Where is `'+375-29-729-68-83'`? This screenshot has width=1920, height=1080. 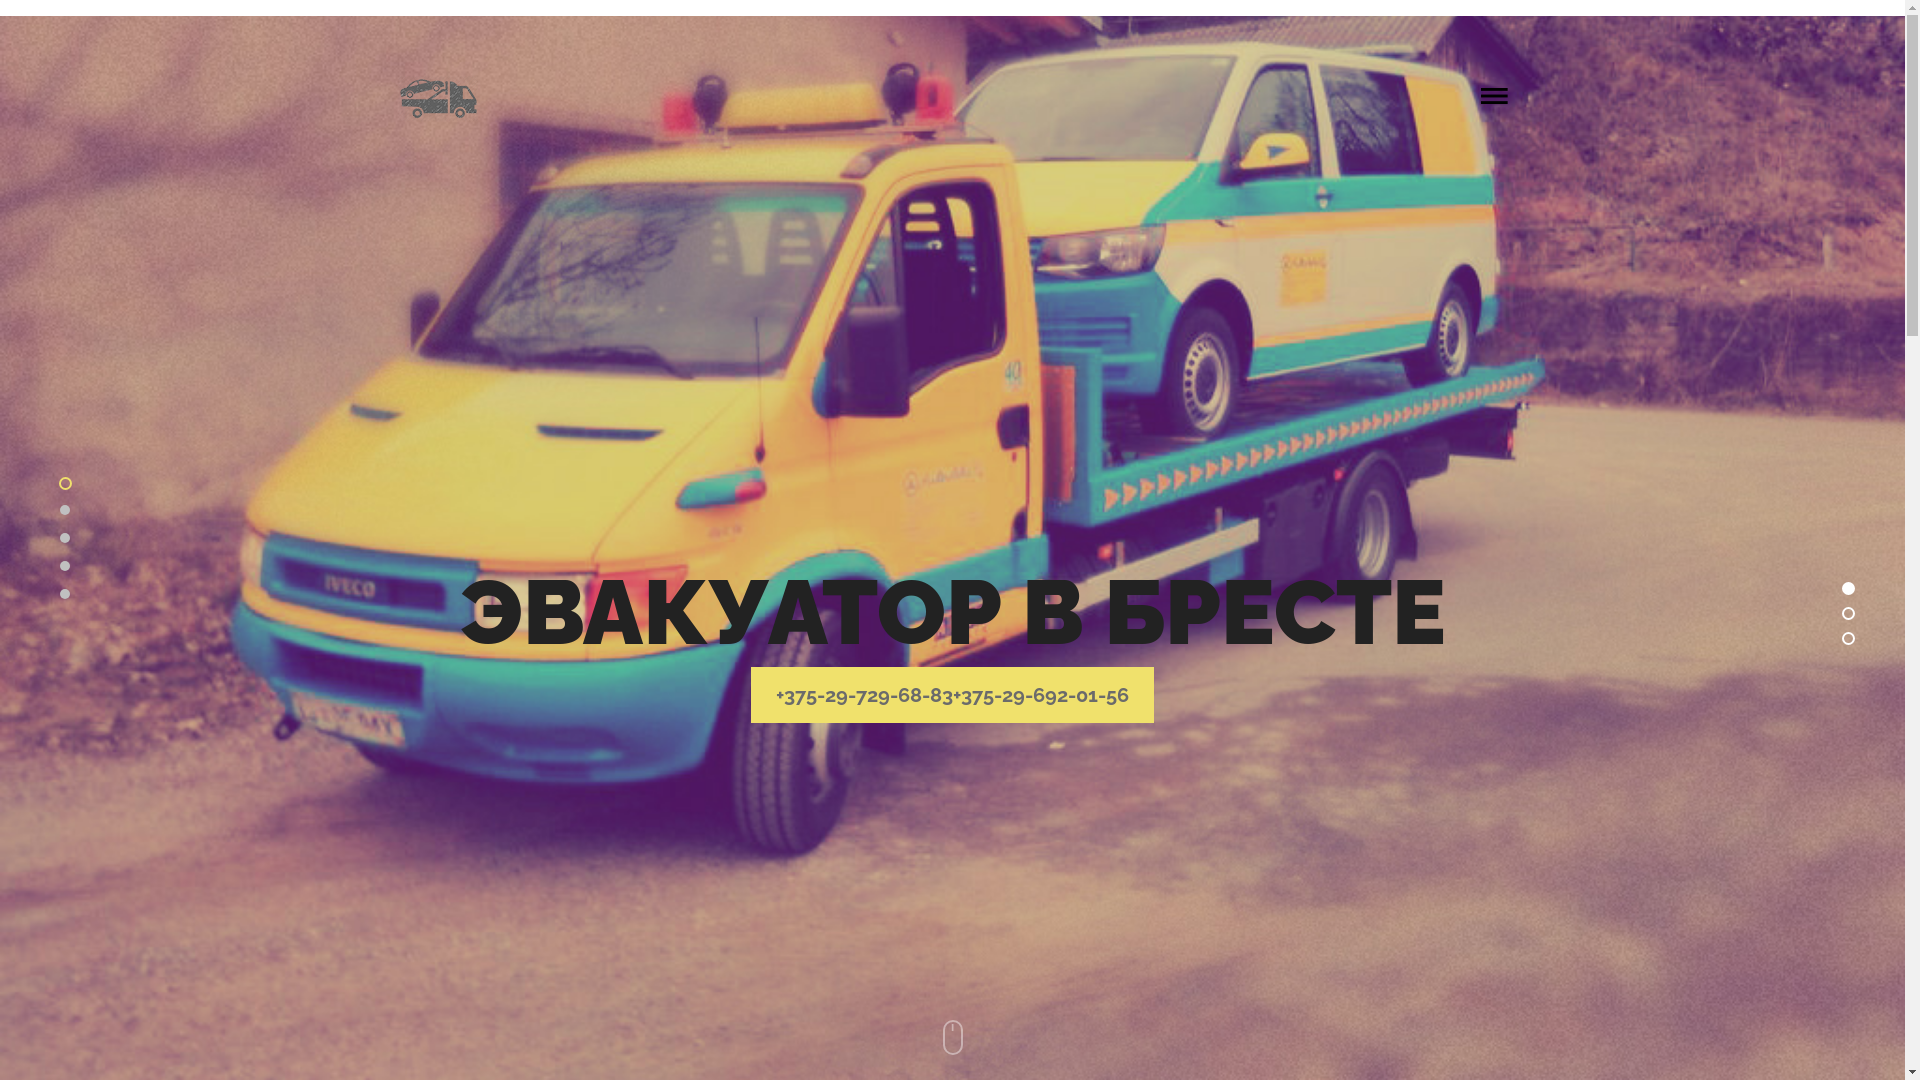 '+375-29-729-68-83' is located at coordinates (864, 693).